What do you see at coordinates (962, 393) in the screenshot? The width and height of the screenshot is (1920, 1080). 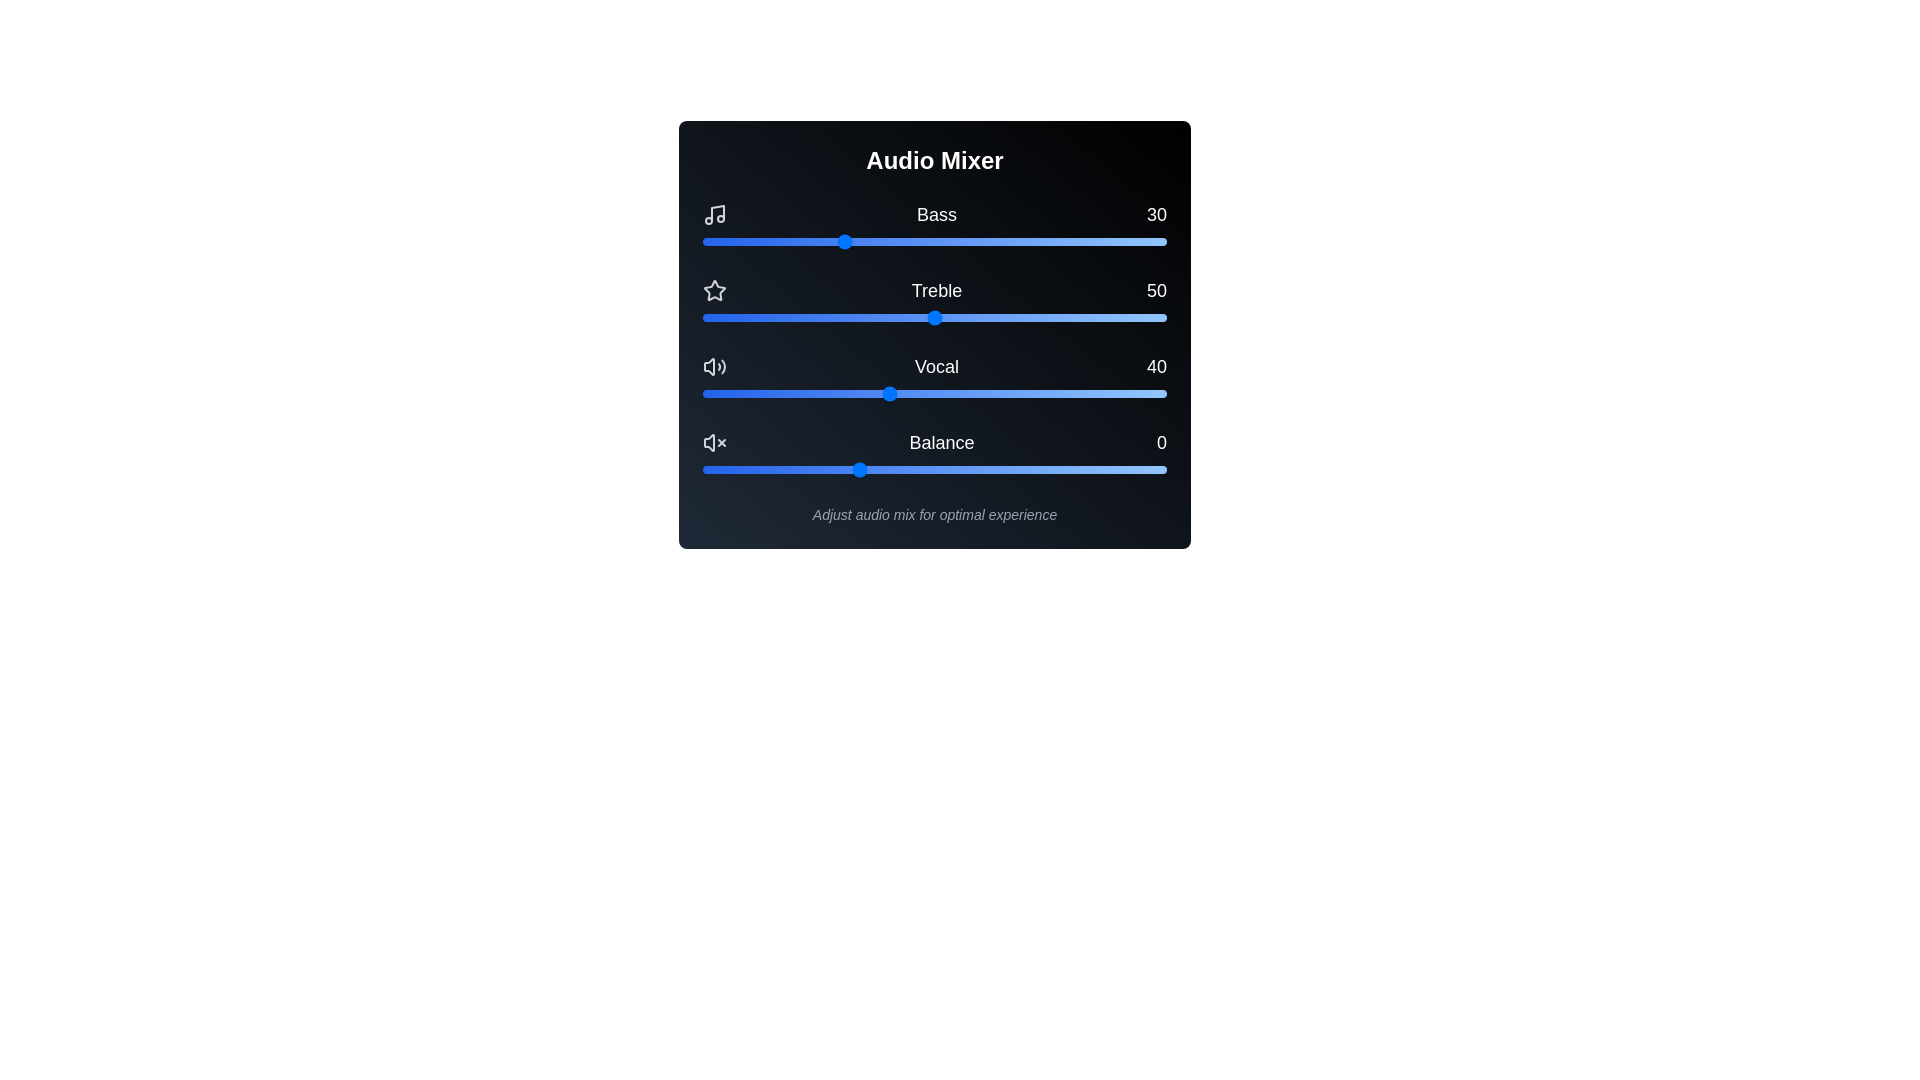 I see `the Vocal slider to set the vocal level to 56` at bounding box center [962, 393].